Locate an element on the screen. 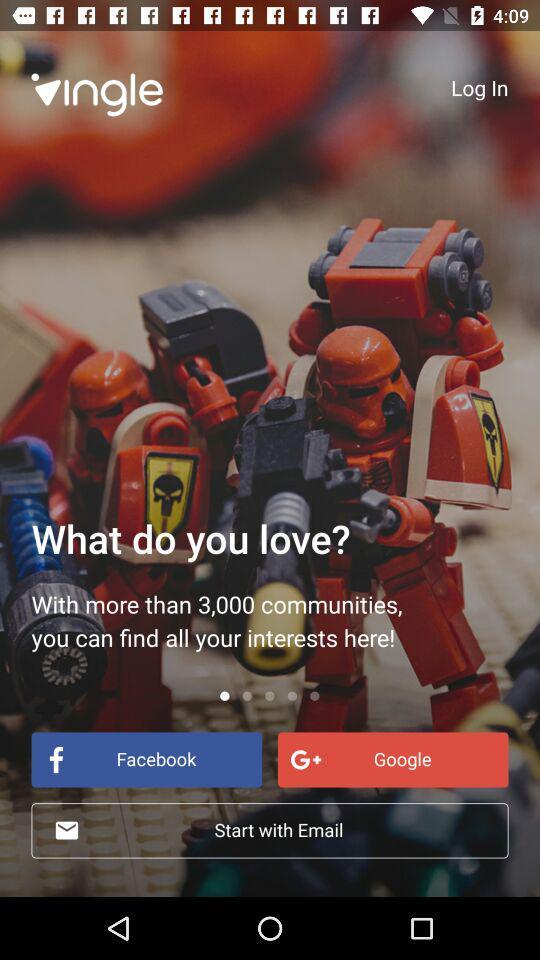 The height and width of the screenshot is (960, 540). the facebook item is located at coordinates (145, 758).